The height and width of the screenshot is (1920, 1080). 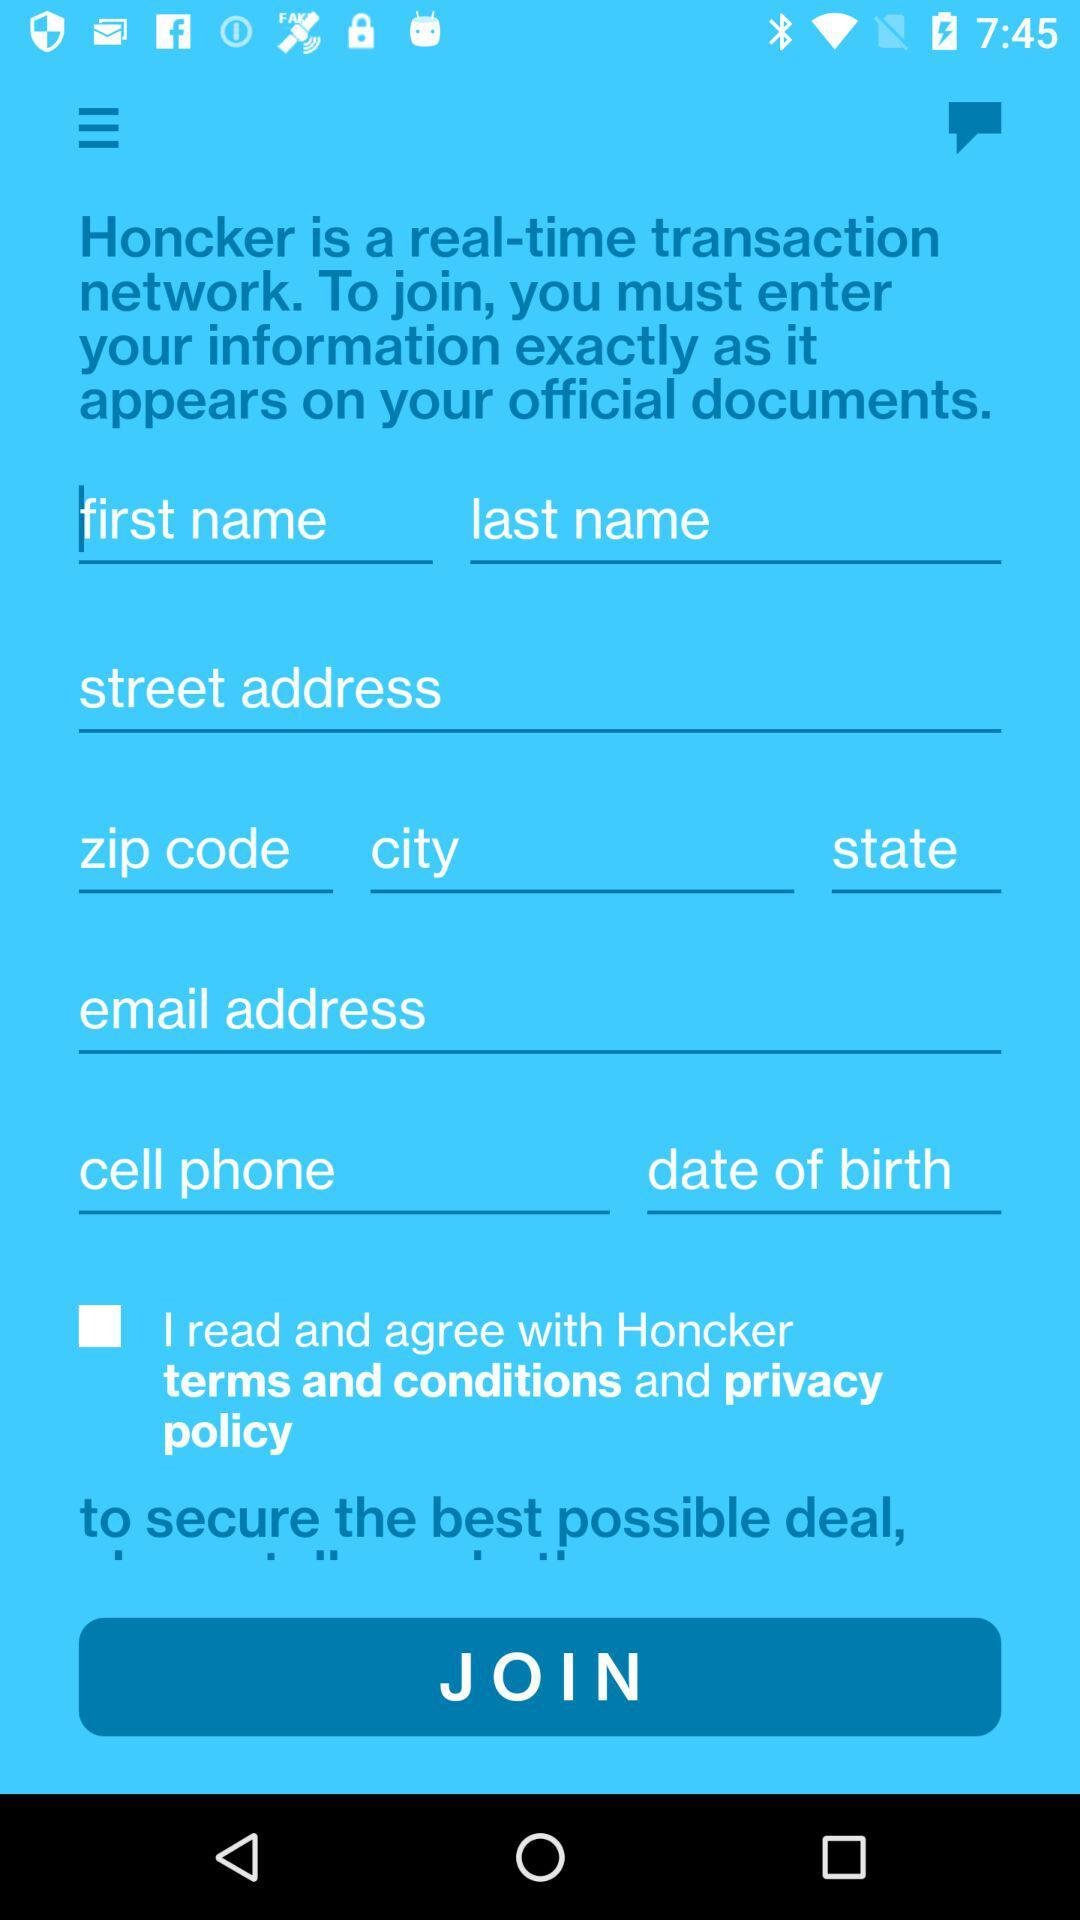 What do you see at coordinates (99, 1325) in the screenshot?
I see `confirm that you 've read and agree to the policies and terms and conditions` at bounding box center [99, 1325].